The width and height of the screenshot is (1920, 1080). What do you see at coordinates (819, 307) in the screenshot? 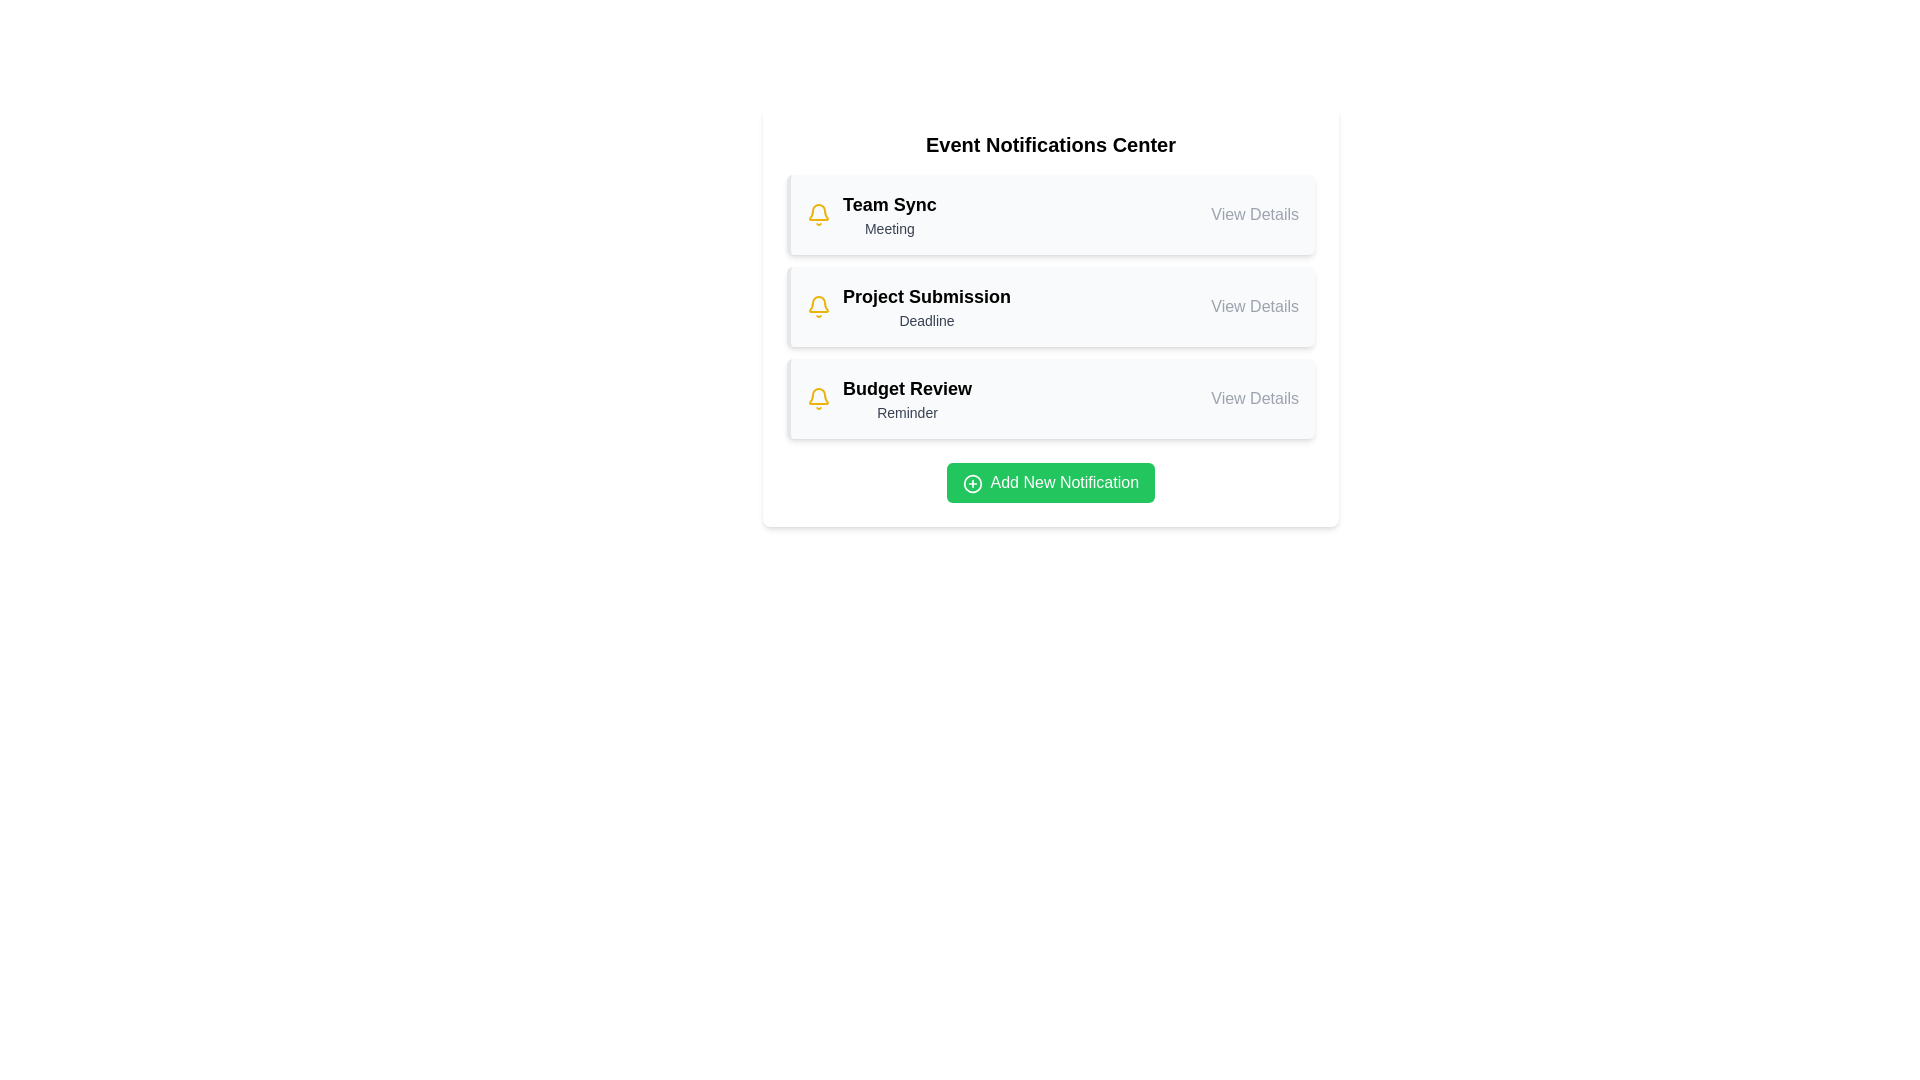
I see `the yellow bell-shaped SVG icon located next to the 'Project Submission' text in the 'Project Submission' card` at bounding box center [819, 307].